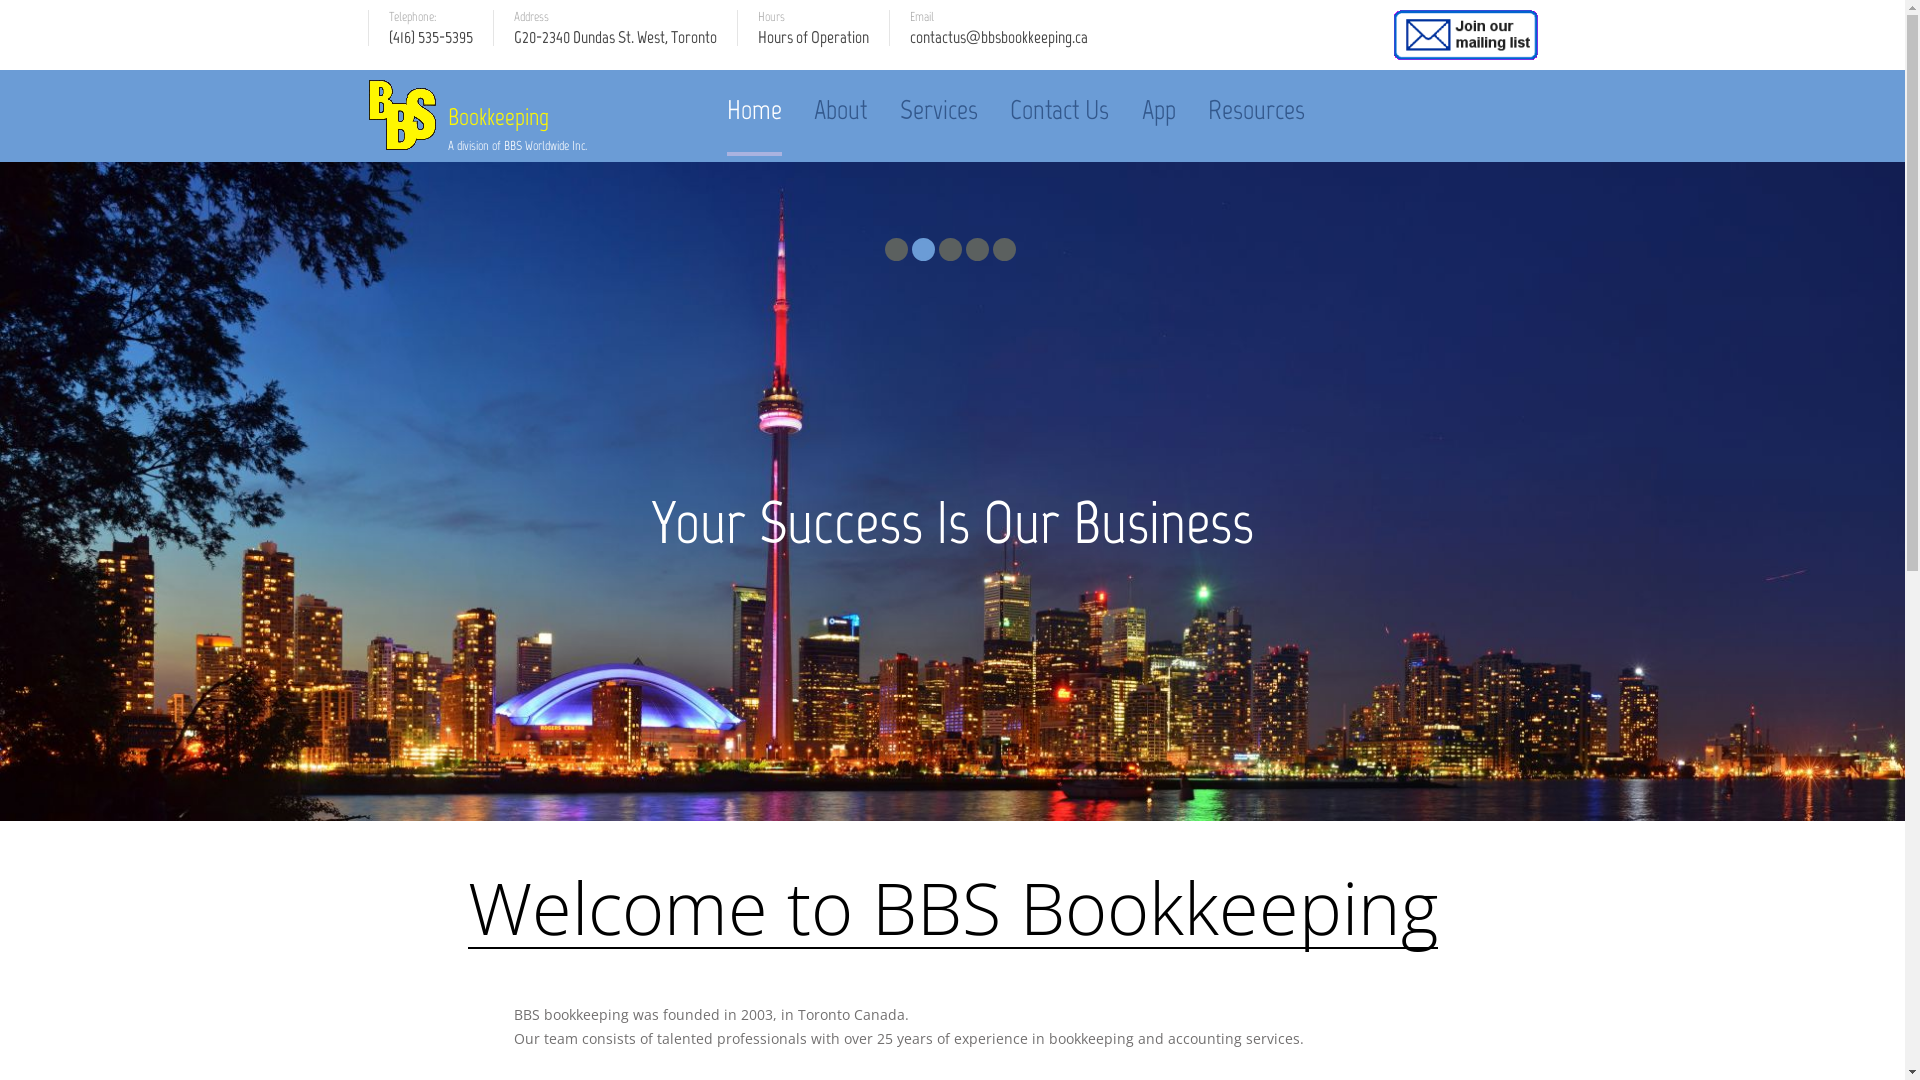  Describe the element at coordinates (1255, 109) in the screenshot. I see `'Resources'` at that location.